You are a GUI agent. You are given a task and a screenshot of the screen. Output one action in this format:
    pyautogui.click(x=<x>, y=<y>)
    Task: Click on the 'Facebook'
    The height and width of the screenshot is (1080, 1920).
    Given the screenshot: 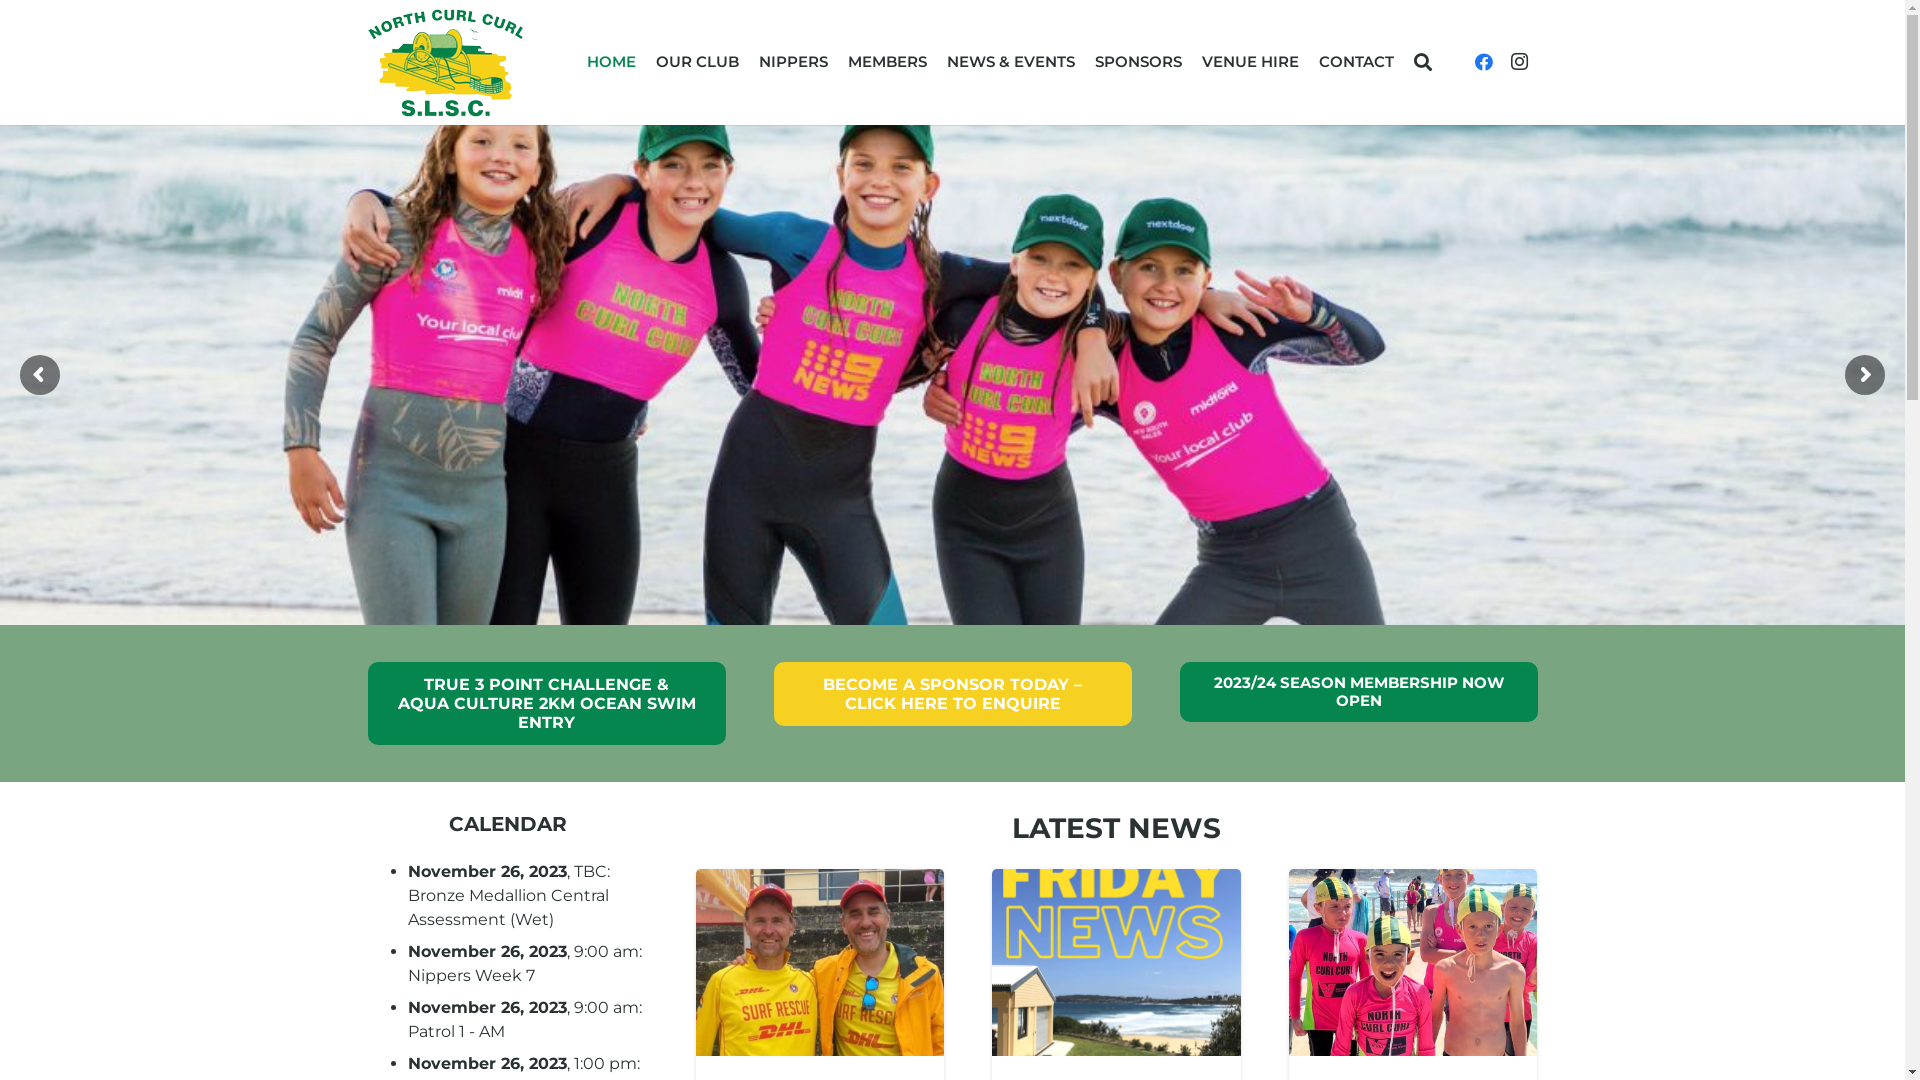 What is the action you would take?
    pyautogui.click(x=1483, y=60)
    